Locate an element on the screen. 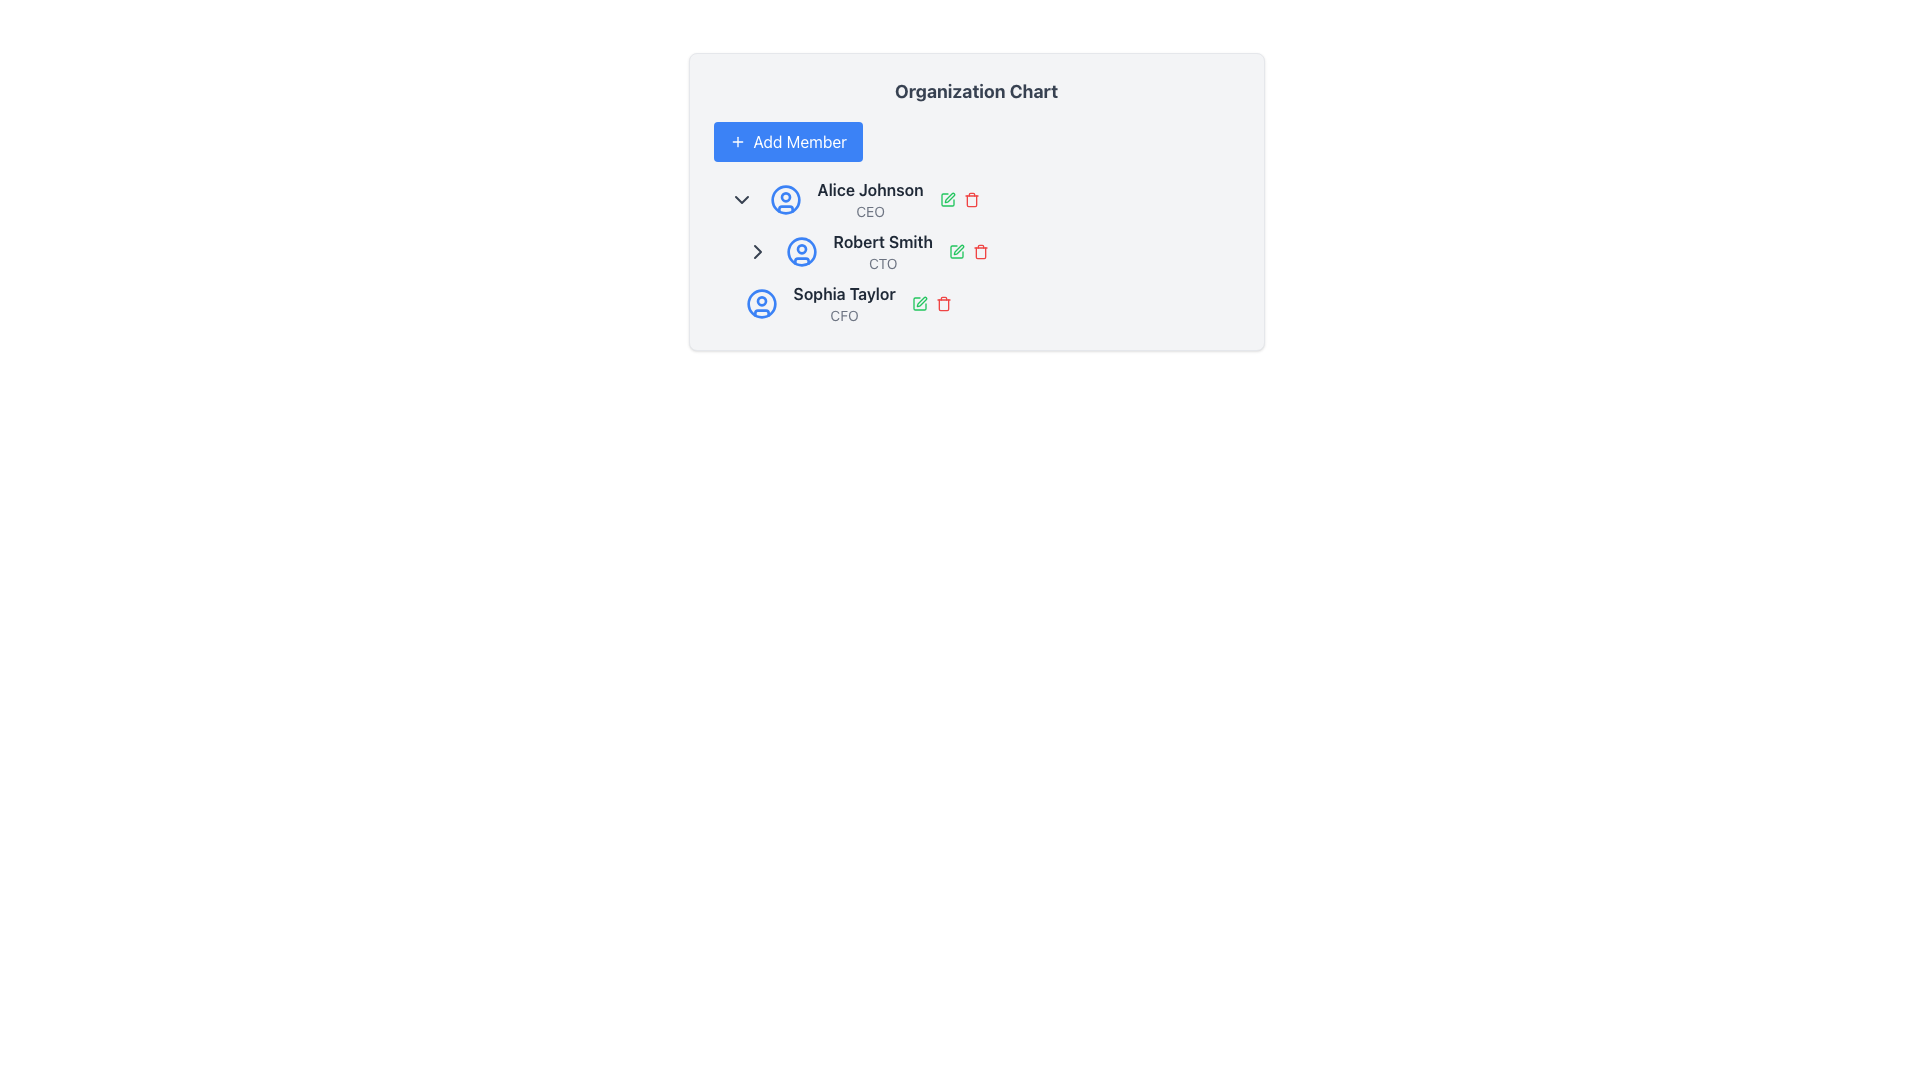 The image size is (1920, 1080). the text label 'Alice Johnson' which is styled in bold and displayed in dark gray, part of the hierarchical organization chart is located at coordinates (870, 189).